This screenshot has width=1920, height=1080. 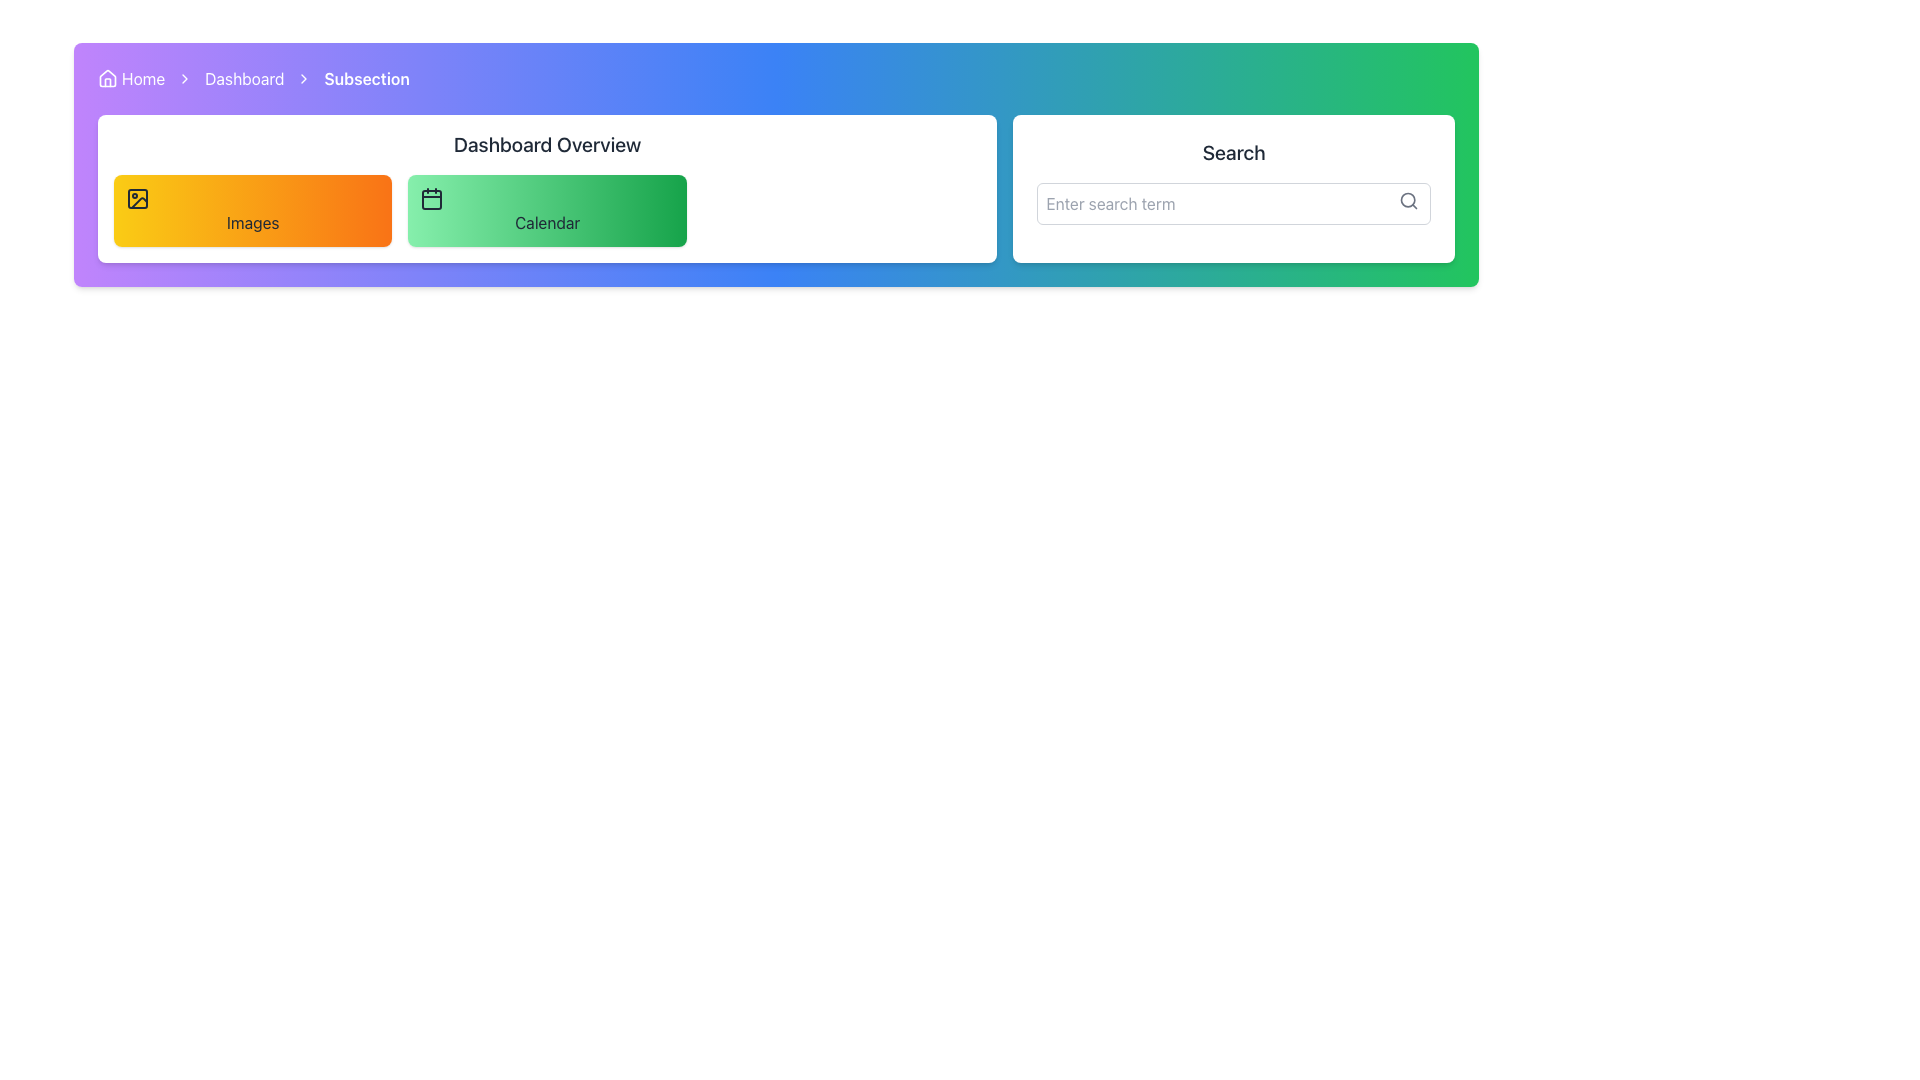 I want to click on 'Images' icon located in the top left corner of the yellow-orange button, which serves as a graphical indicator for the Images functionality in the application, so click(x=137, y=199).